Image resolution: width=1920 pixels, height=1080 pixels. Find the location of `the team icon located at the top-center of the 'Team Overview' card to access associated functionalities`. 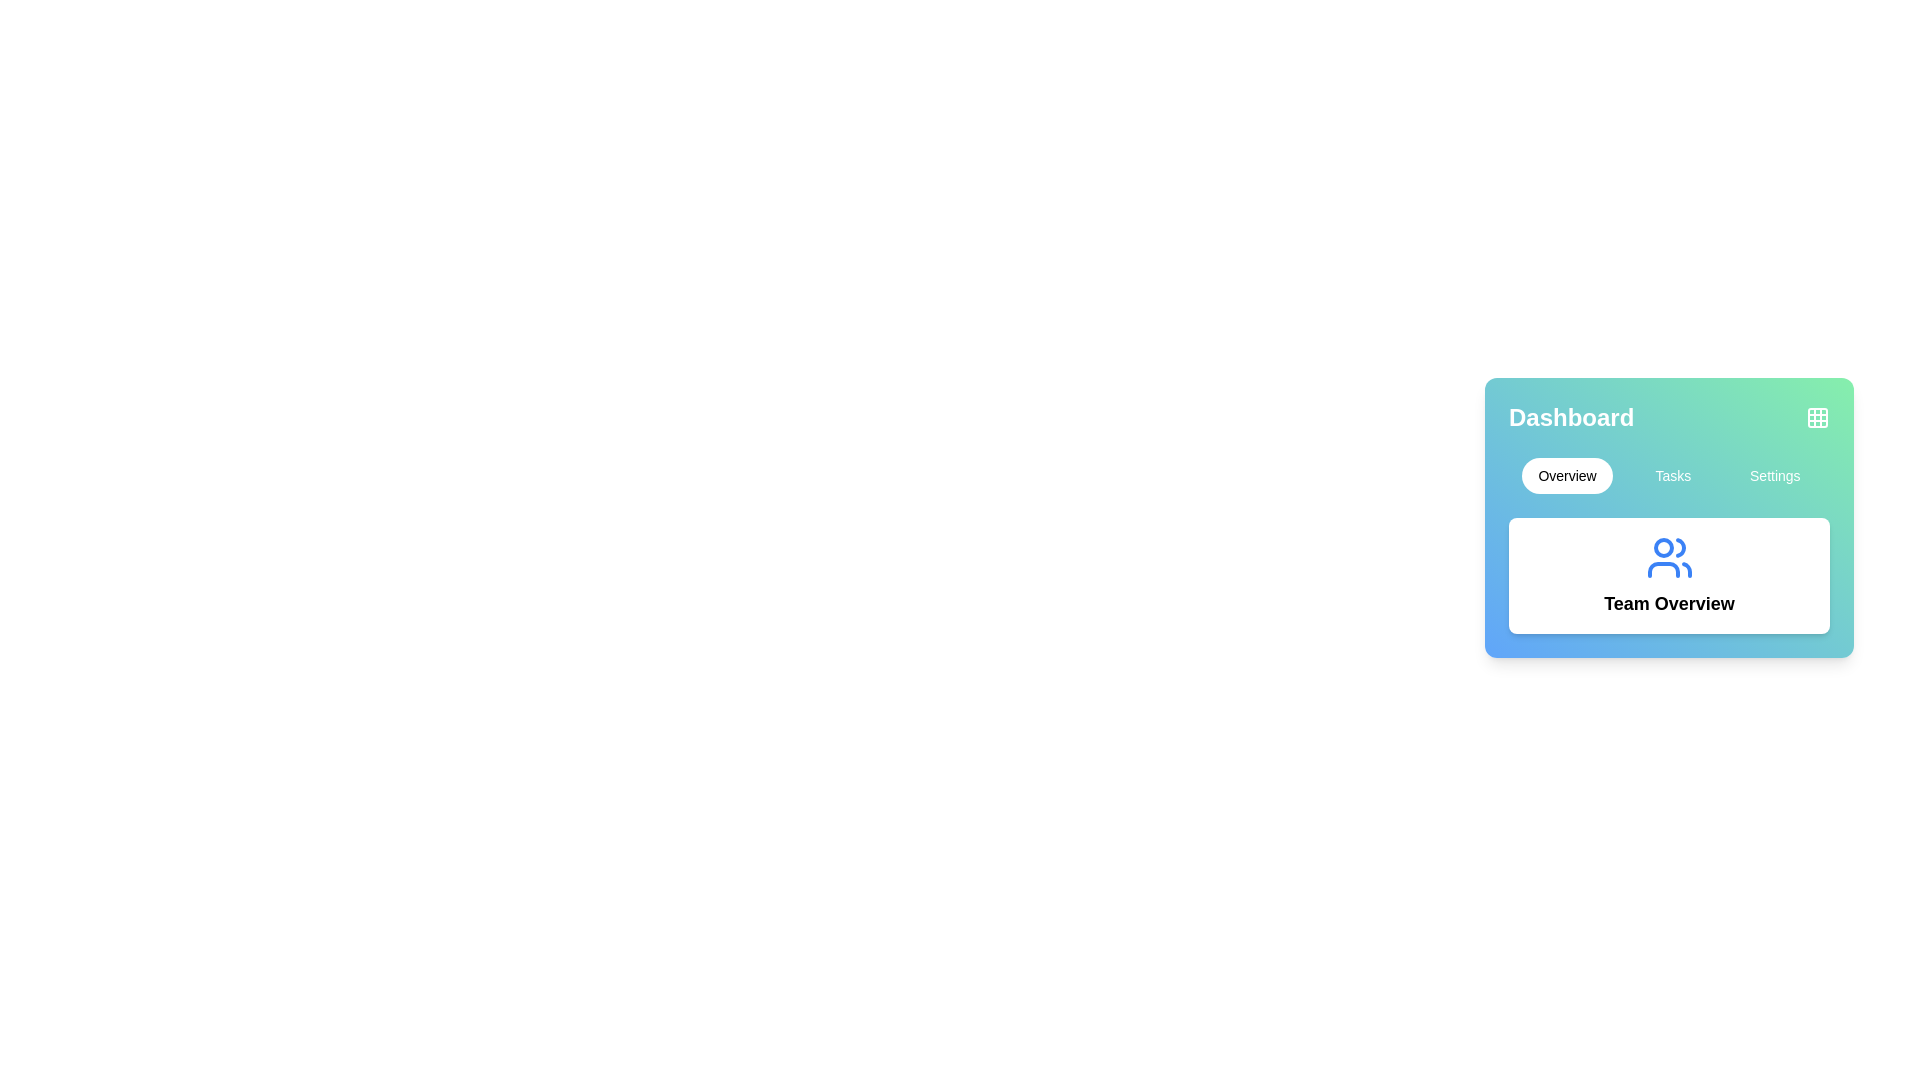

the team icon located at the top-center of the 'Team Overview' card to access associated functionalities is located at coordinates (1669, 558).